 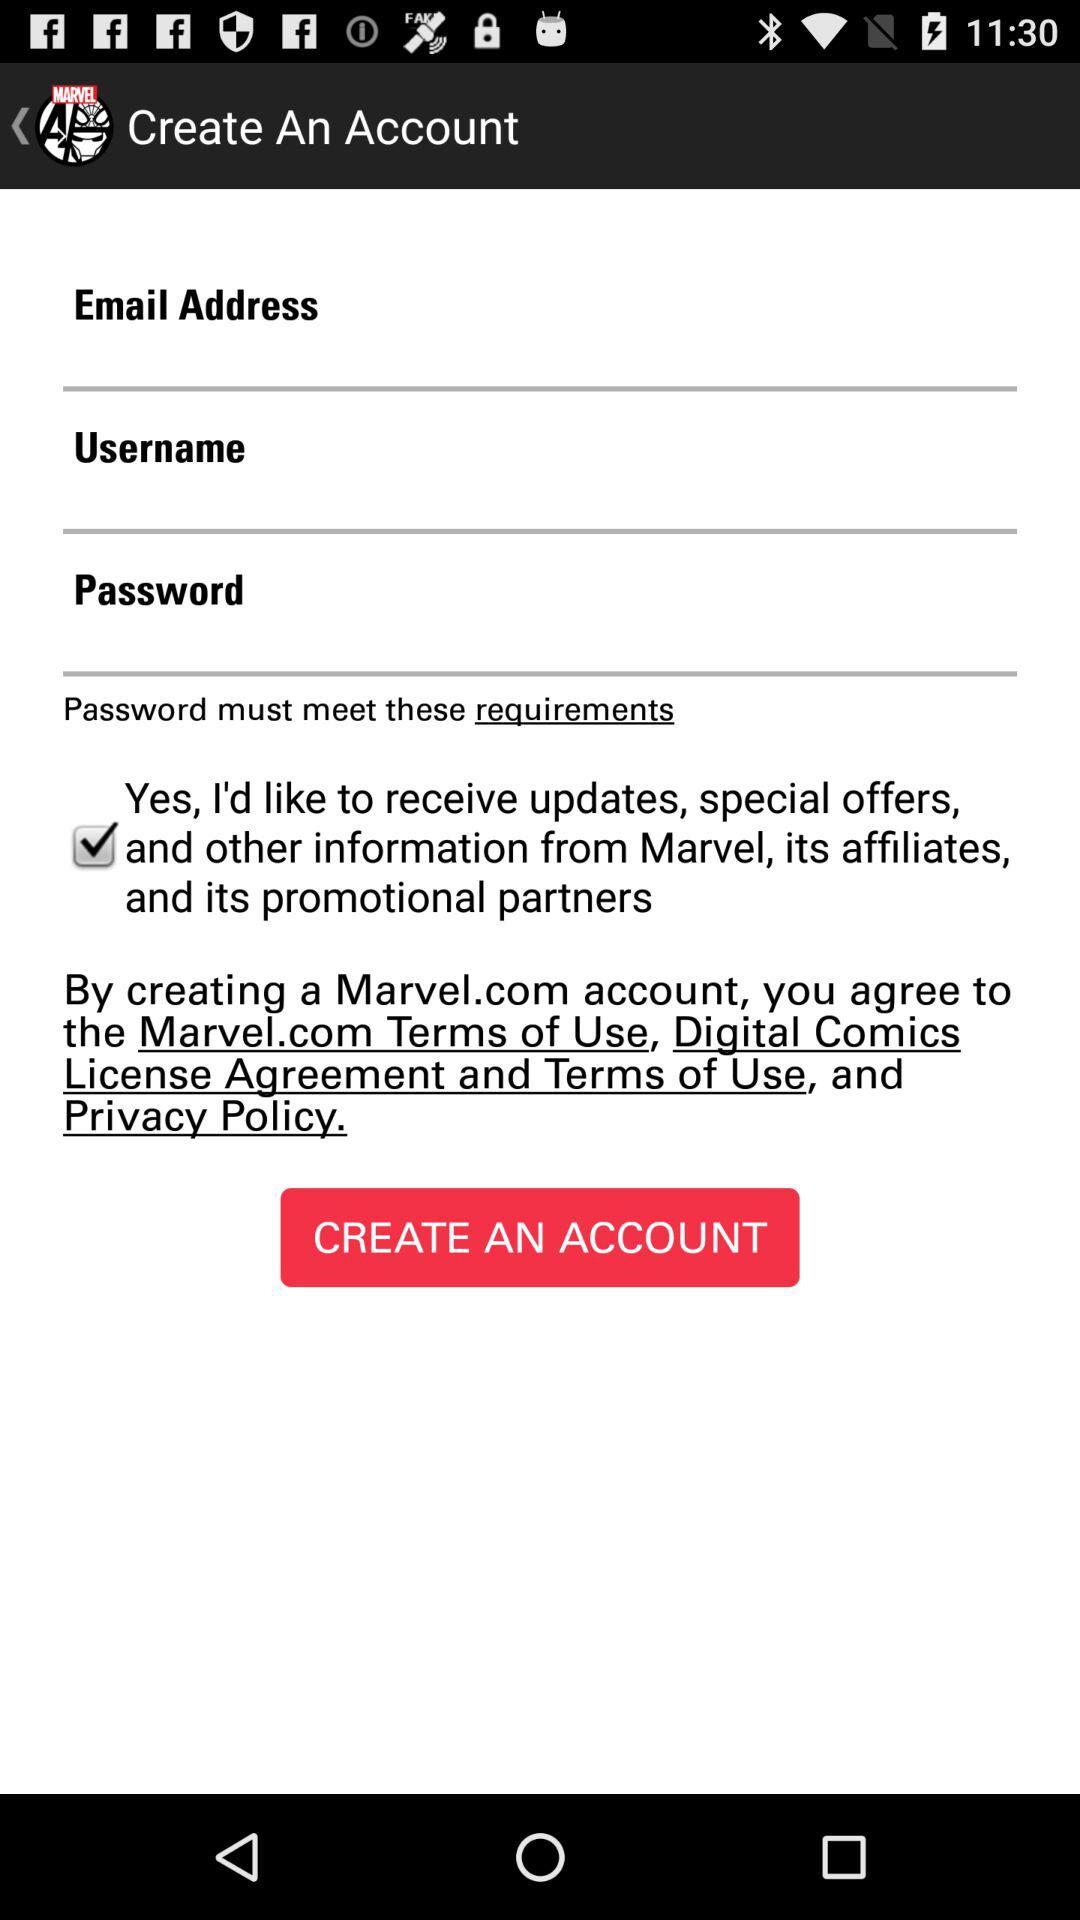 What do you see at coordinates (540, 503) in the screenshot?
I see `the username for creating an account` at bounding box center [540, 503].